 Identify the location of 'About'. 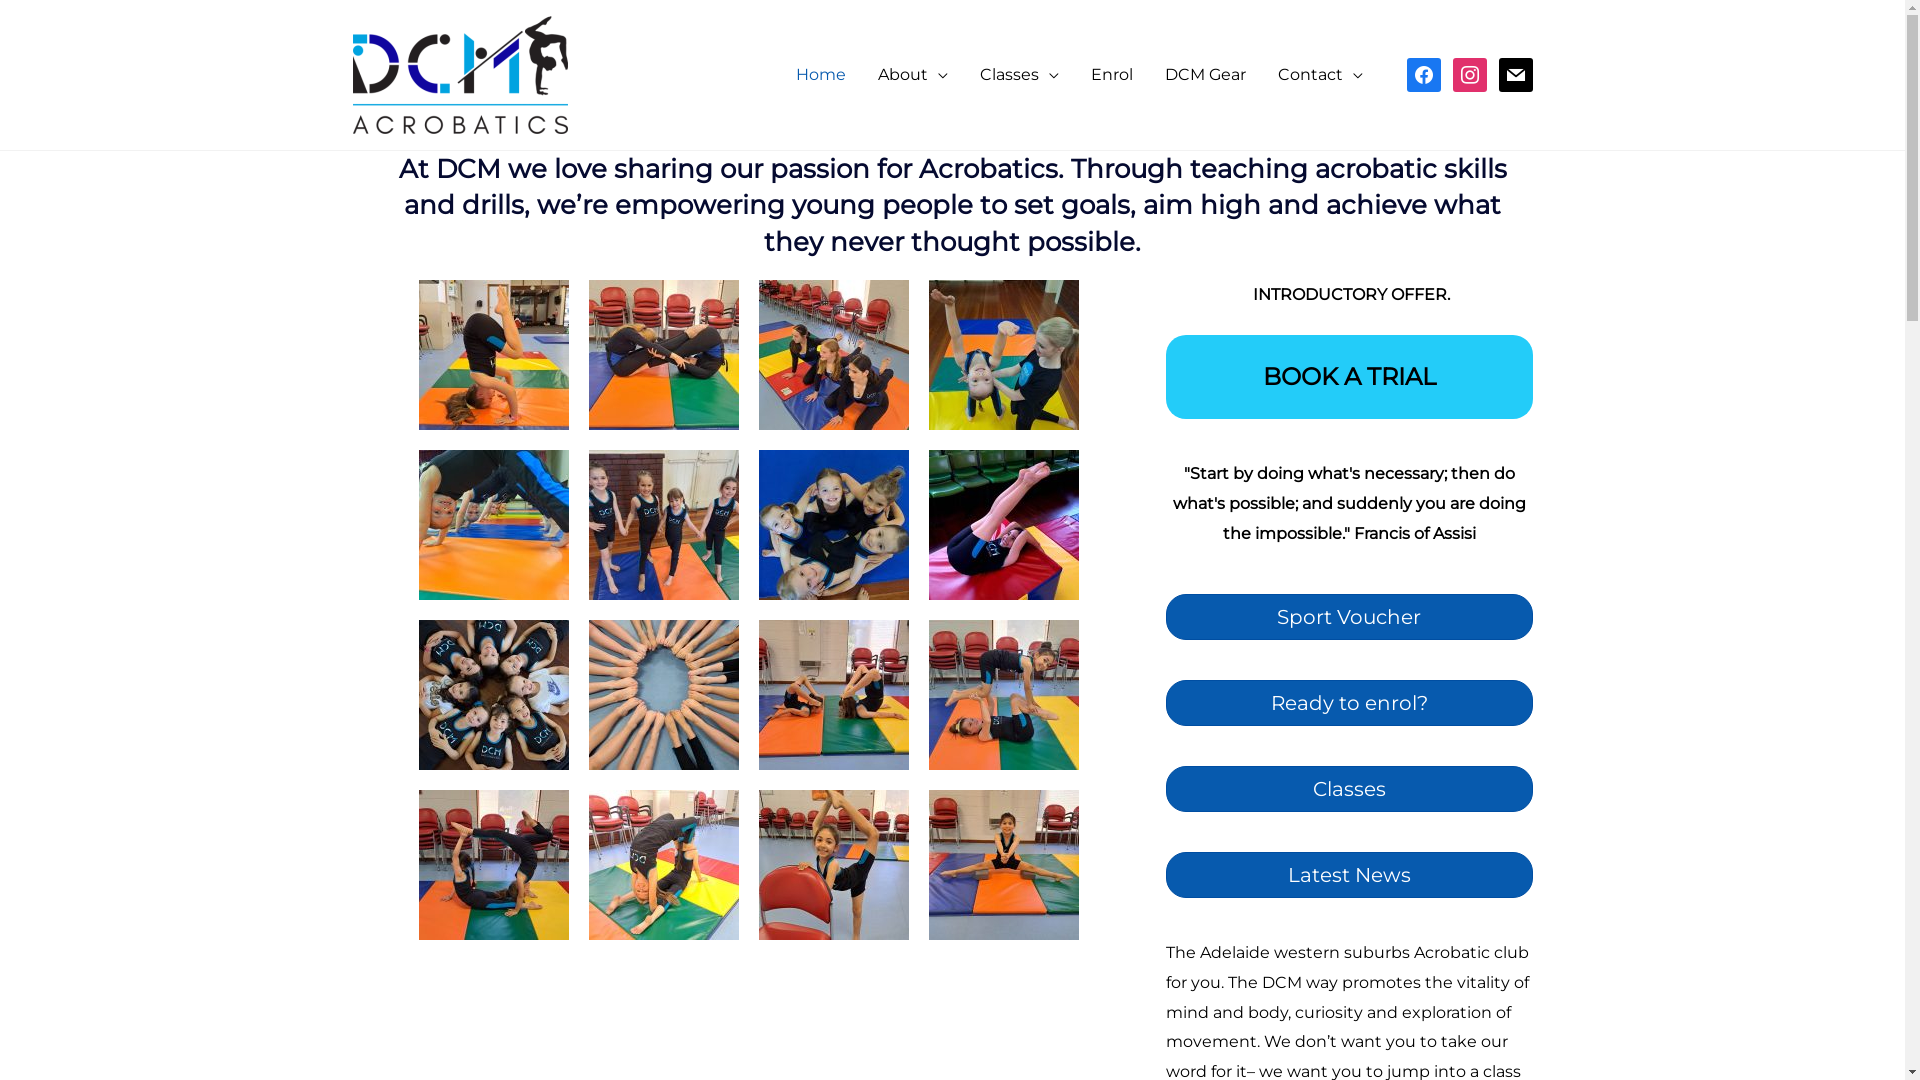
(862, 73).